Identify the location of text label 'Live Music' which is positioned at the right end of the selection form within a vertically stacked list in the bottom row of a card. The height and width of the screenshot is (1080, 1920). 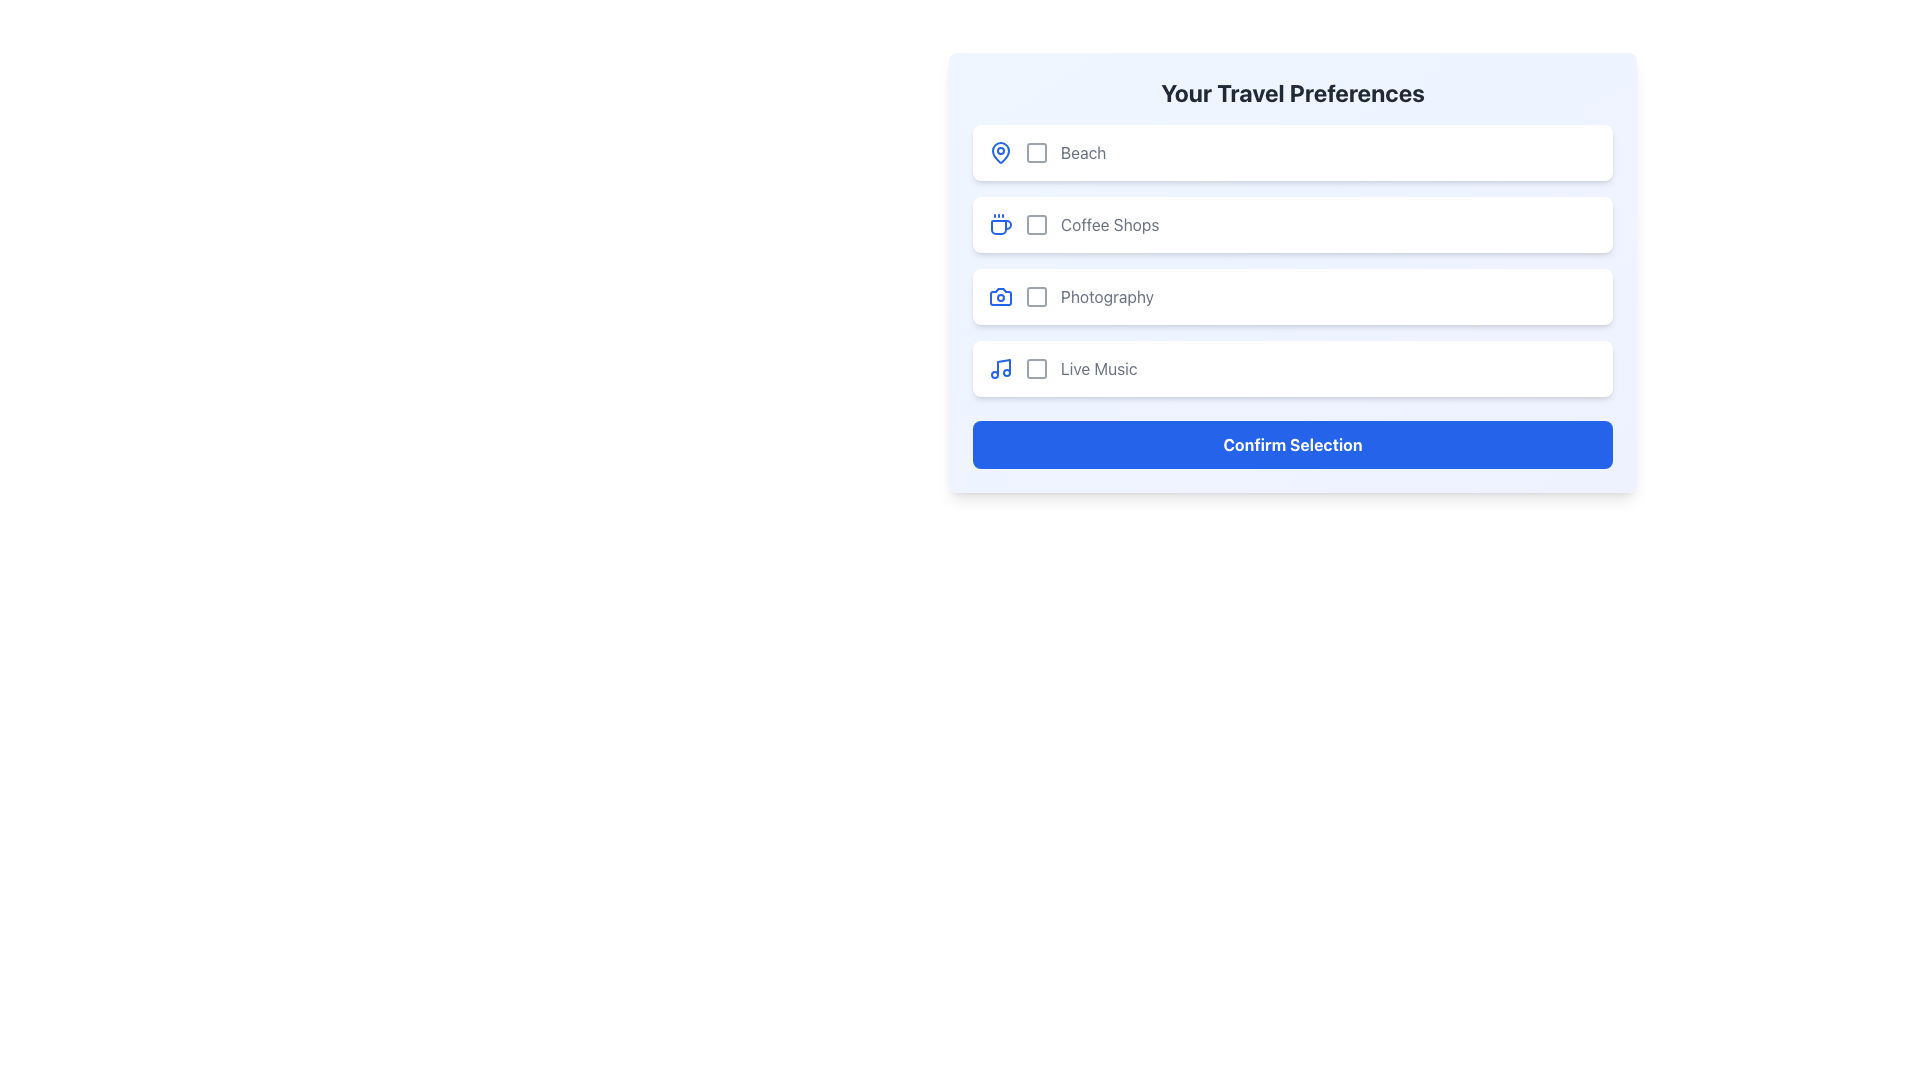
(1098, 369).